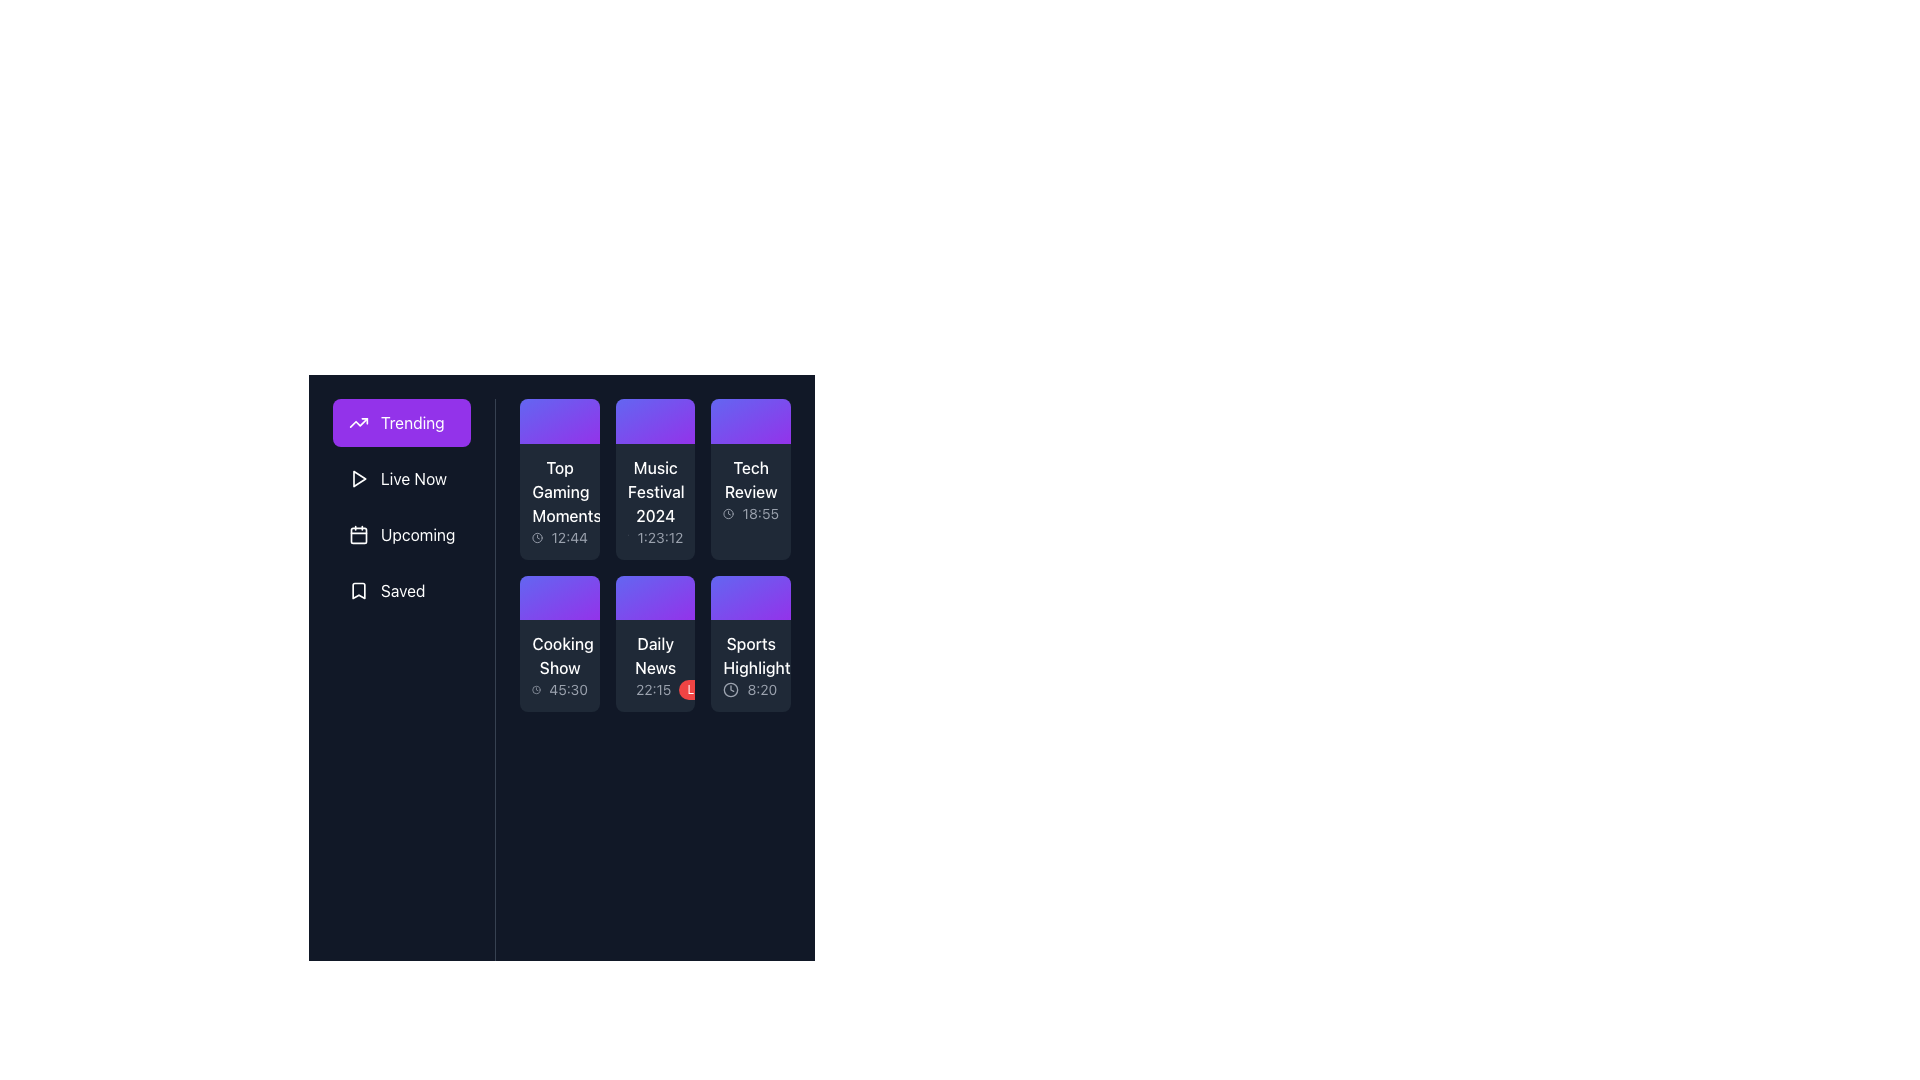 This screenshot has width=1920, height=1080. I want to click on the upward trending graph icon located to the left of the 'Trending' text in the vertical left sidebar, so click(359, 422).